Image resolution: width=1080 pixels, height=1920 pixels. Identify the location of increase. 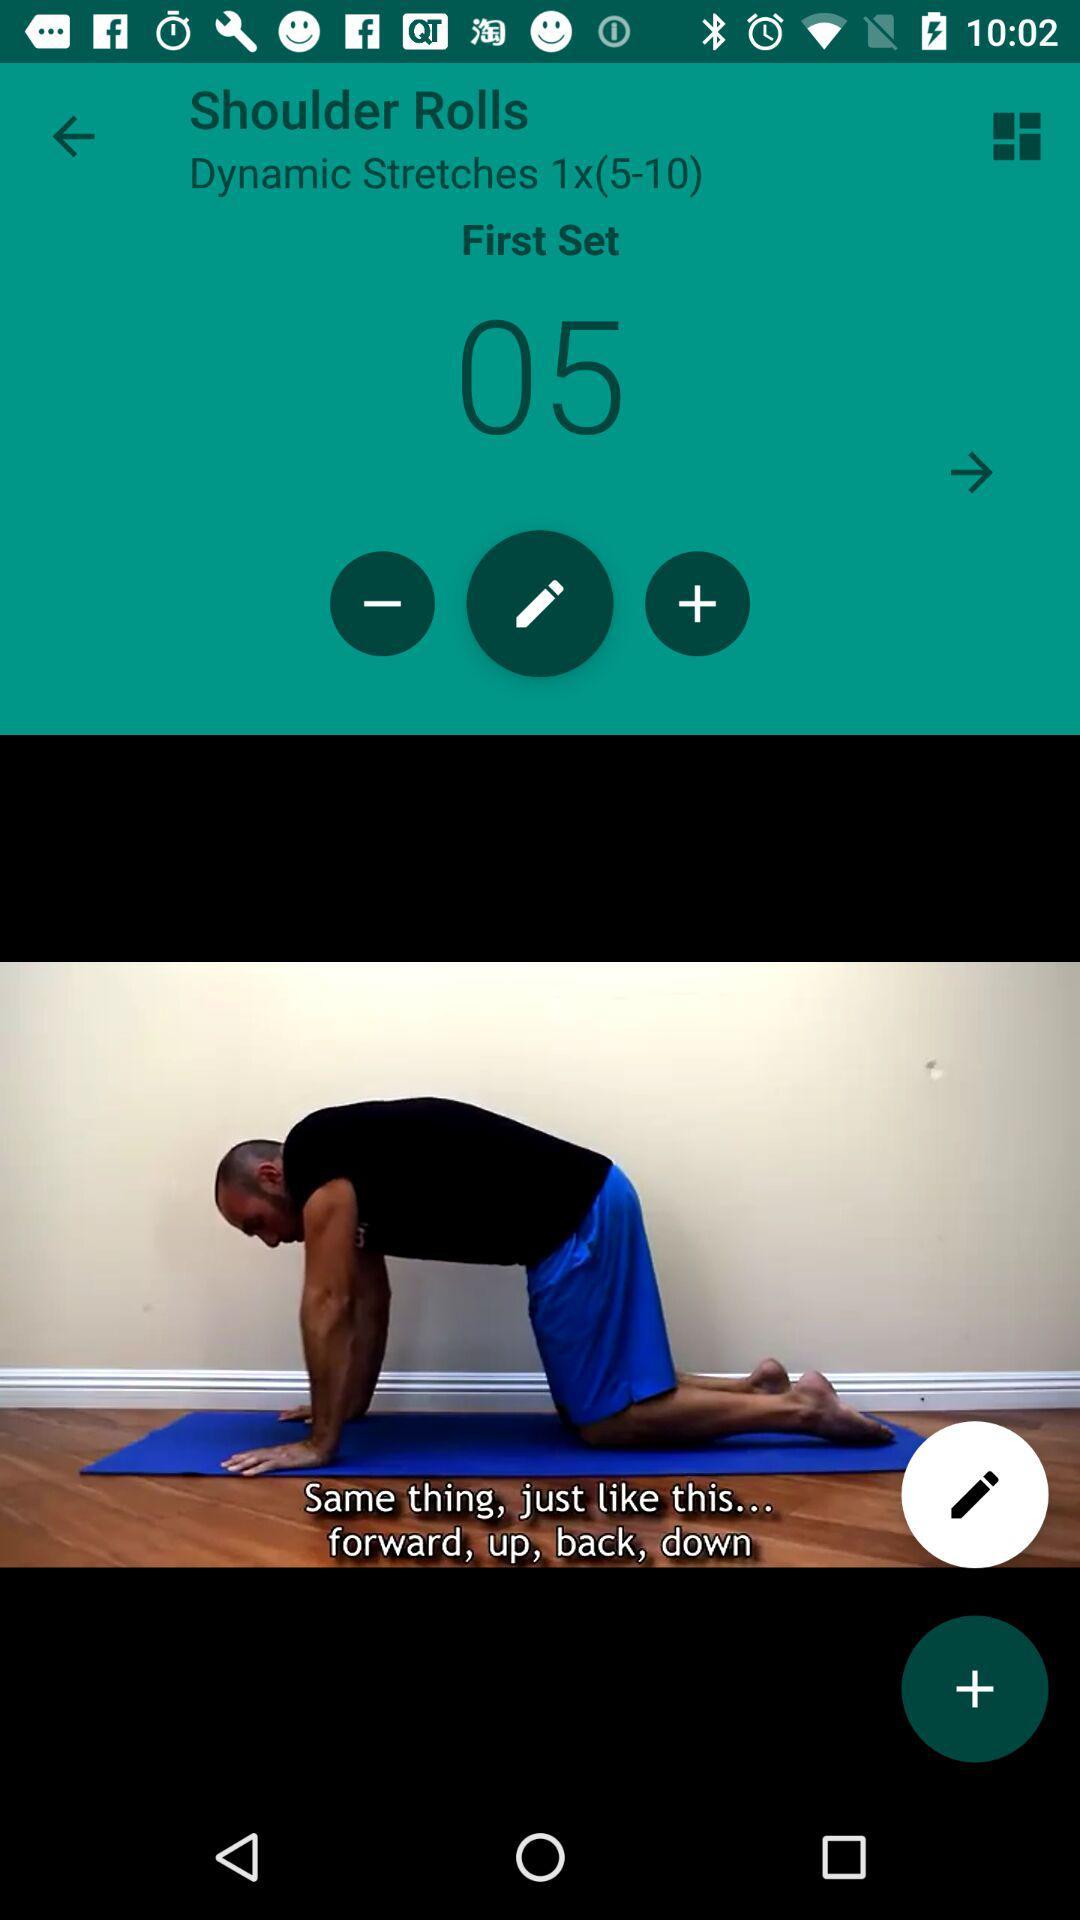
(974, 1688).